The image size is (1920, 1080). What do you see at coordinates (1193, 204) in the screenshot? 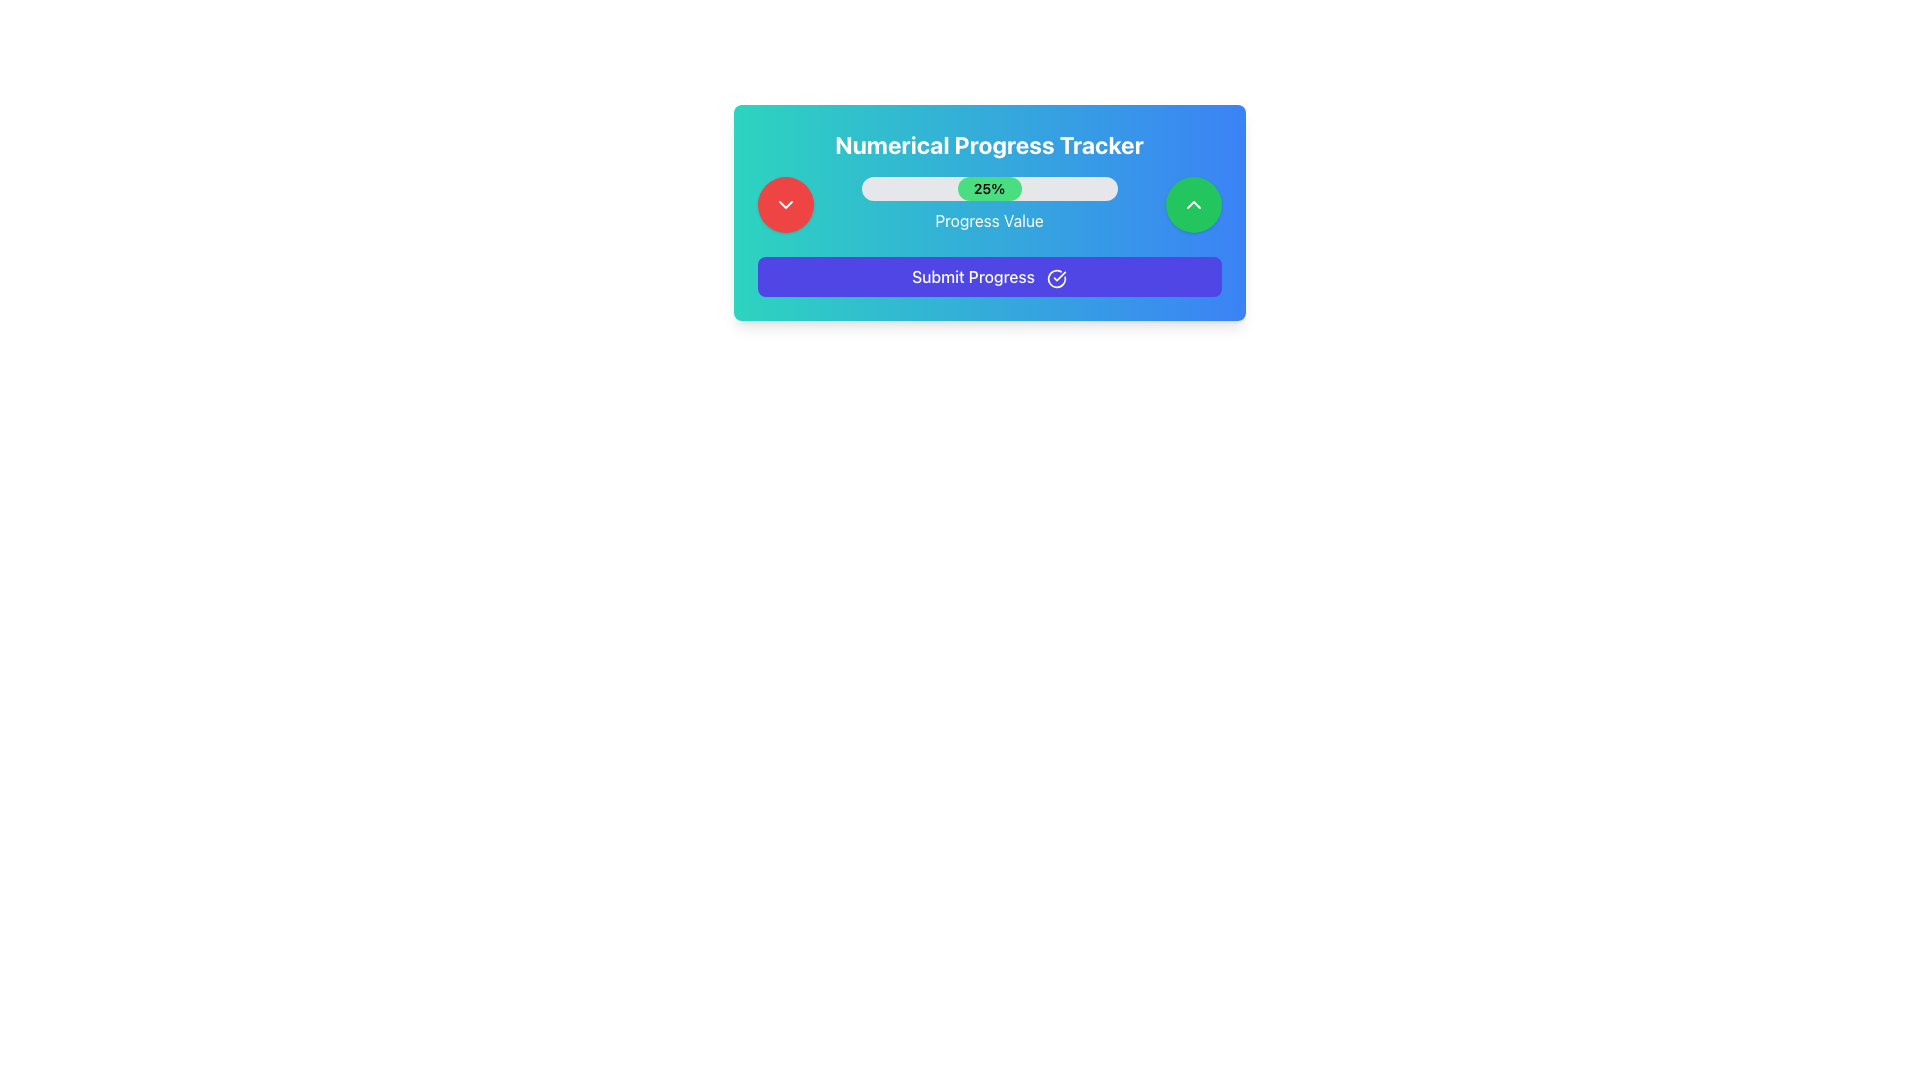
I see `the green circular button with a white upwards-facing chevron icon located on the right end of the horizontal layout` at bounding box center [1193, 204].